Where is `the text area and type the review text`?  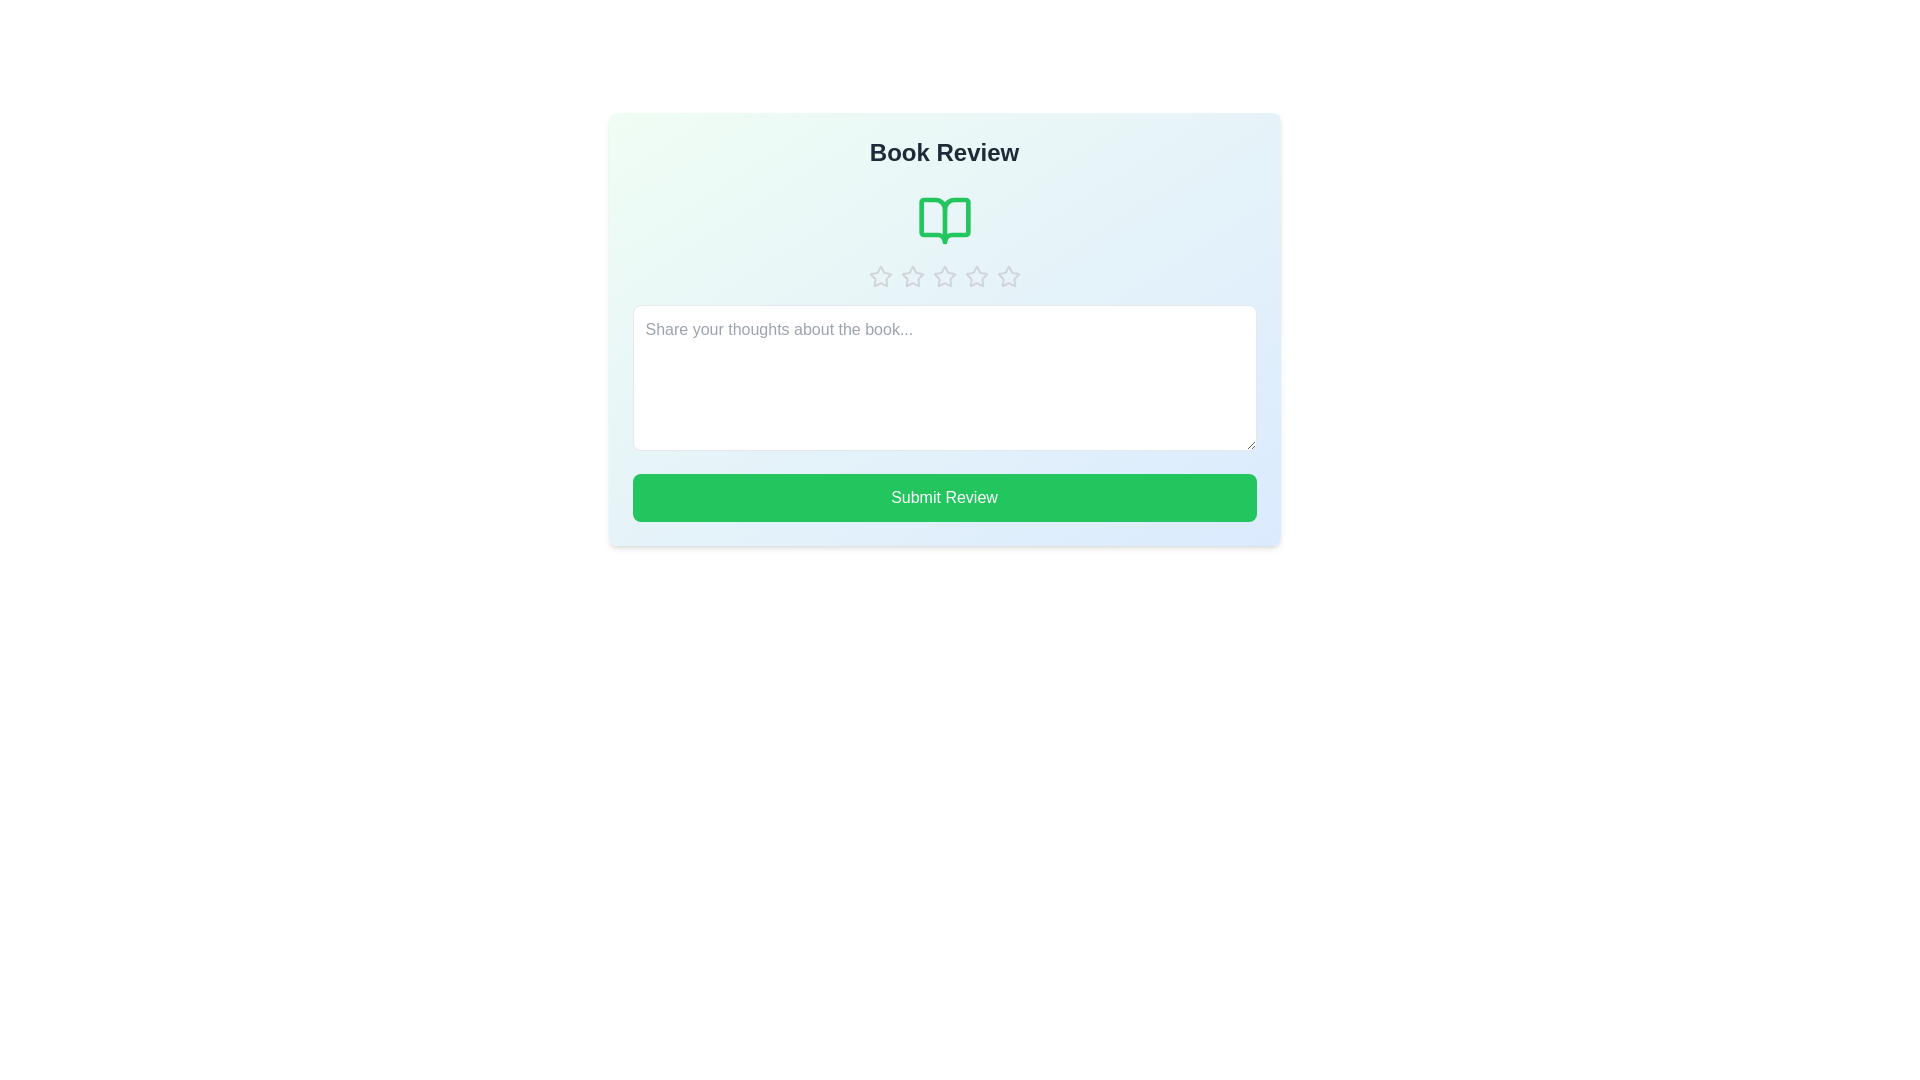
the text area and type the review text is located at coordinates (943, 378).